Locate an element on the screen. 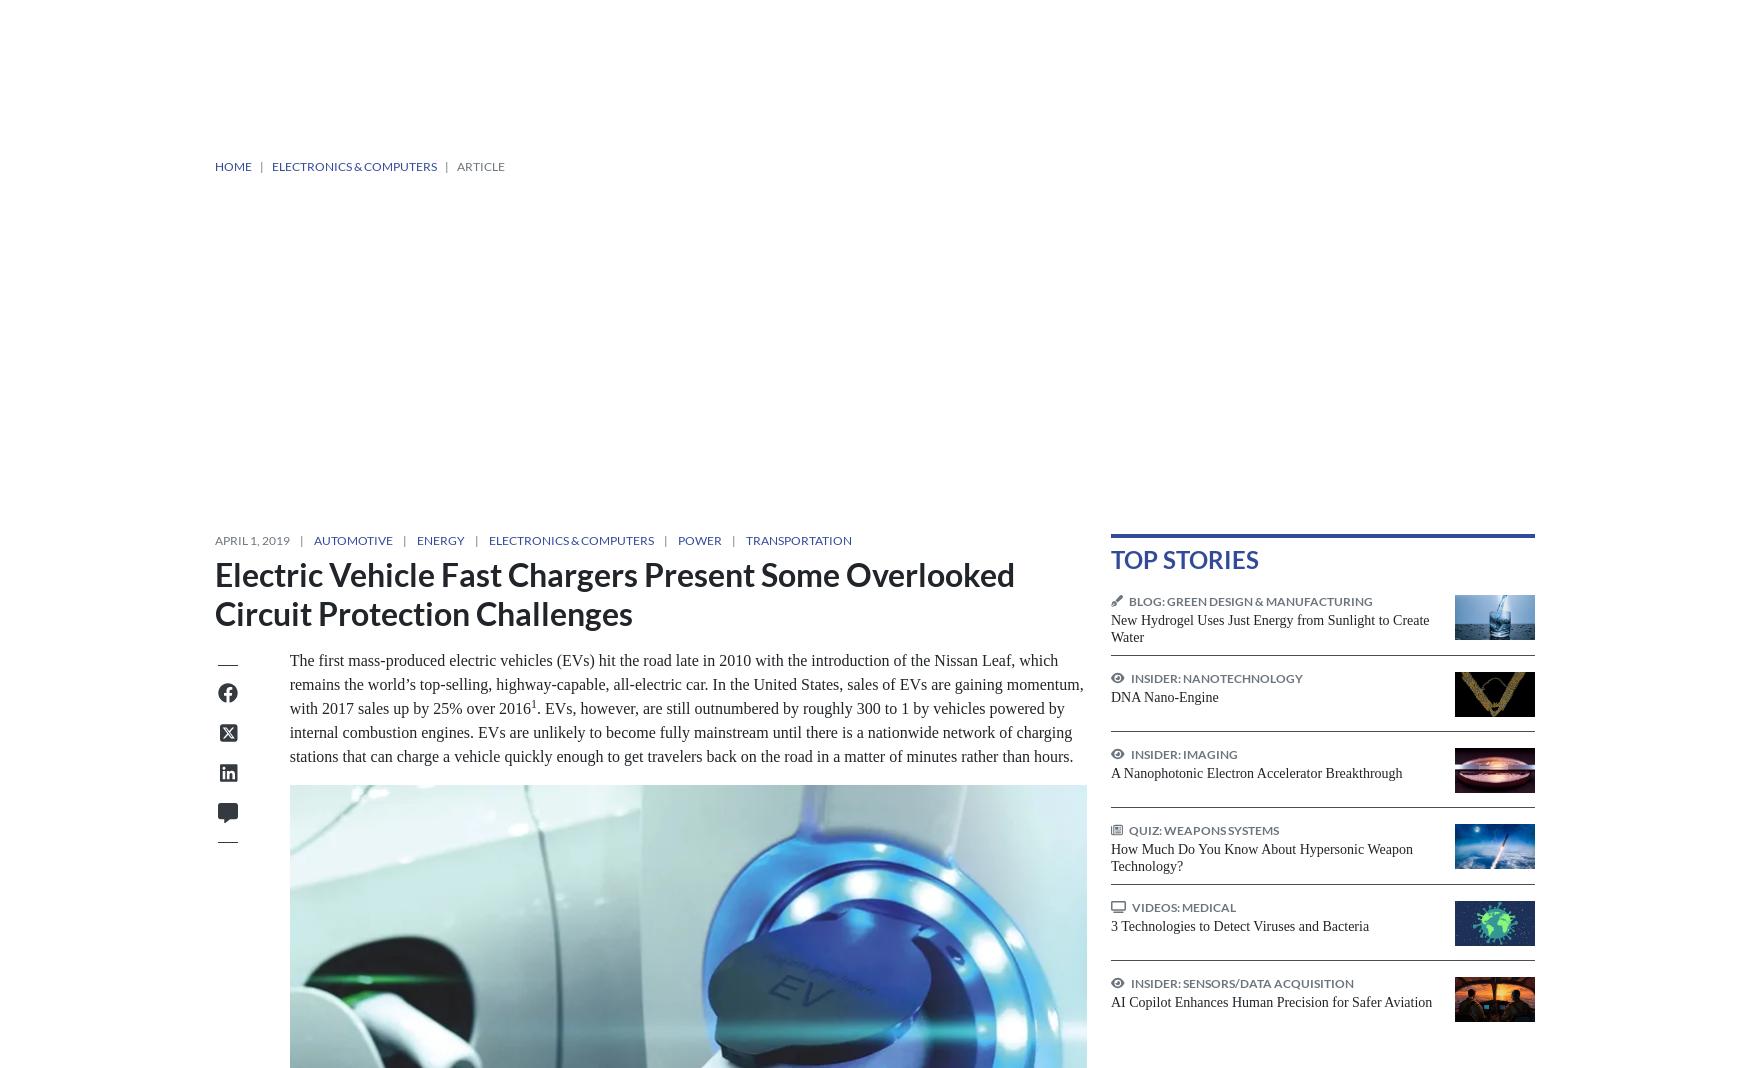 The image size is (1750, 1068). 'Batteries' is located at coordinates (520, 670).